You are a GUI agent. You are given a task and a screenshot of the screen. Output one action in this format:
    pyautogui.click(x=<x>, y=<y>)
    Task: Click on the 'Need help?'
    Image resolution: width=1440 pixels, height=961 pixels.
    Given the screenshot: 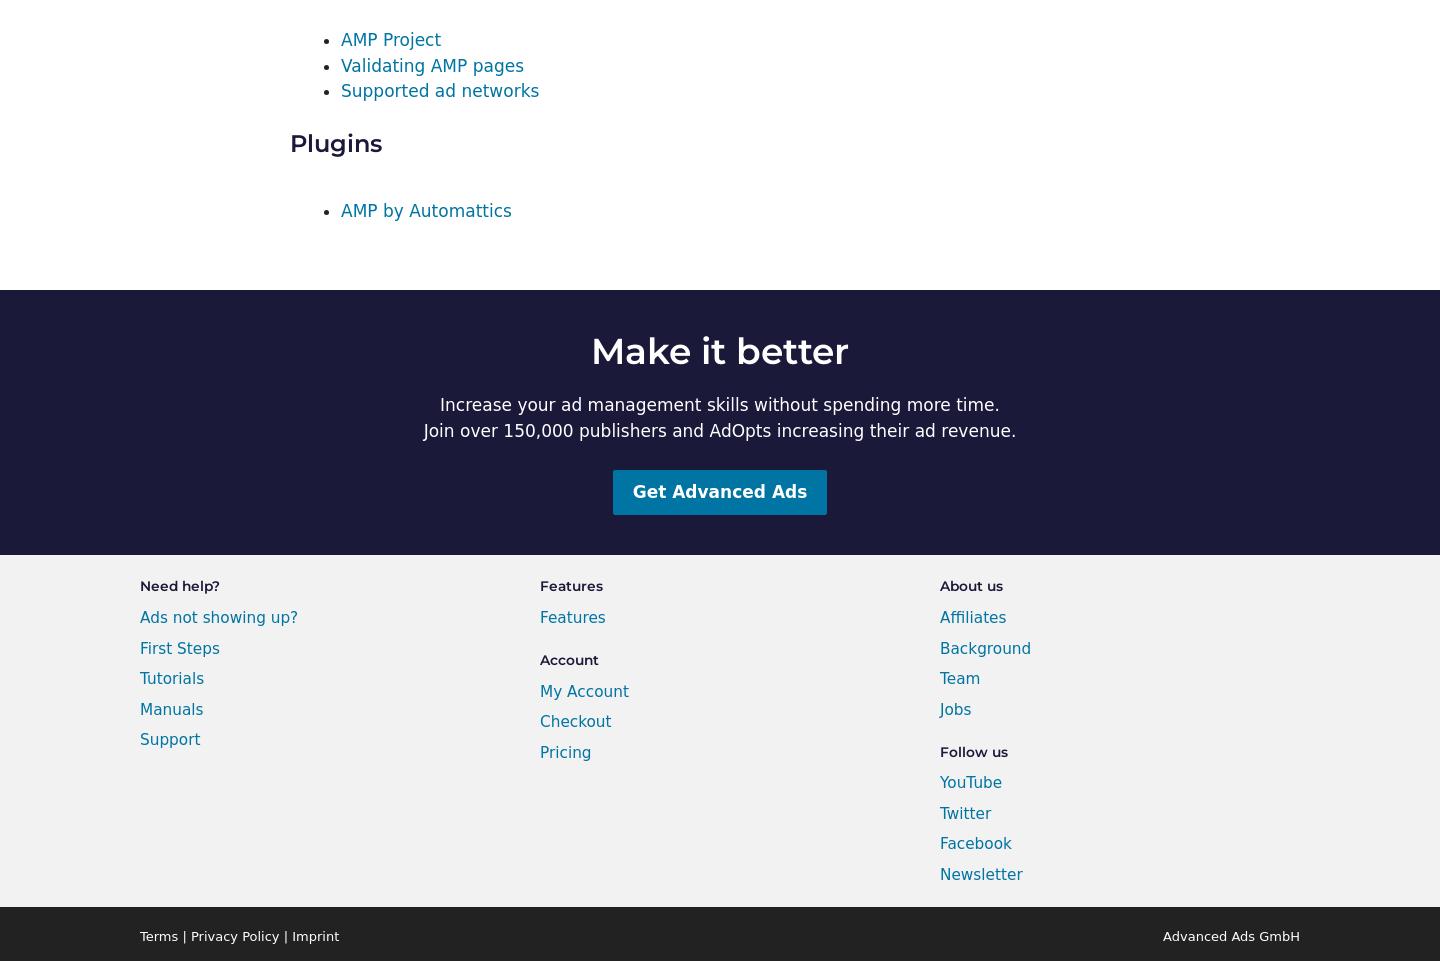 What is the action you would take?
    pyautogui.click(x=179, y=585)
    